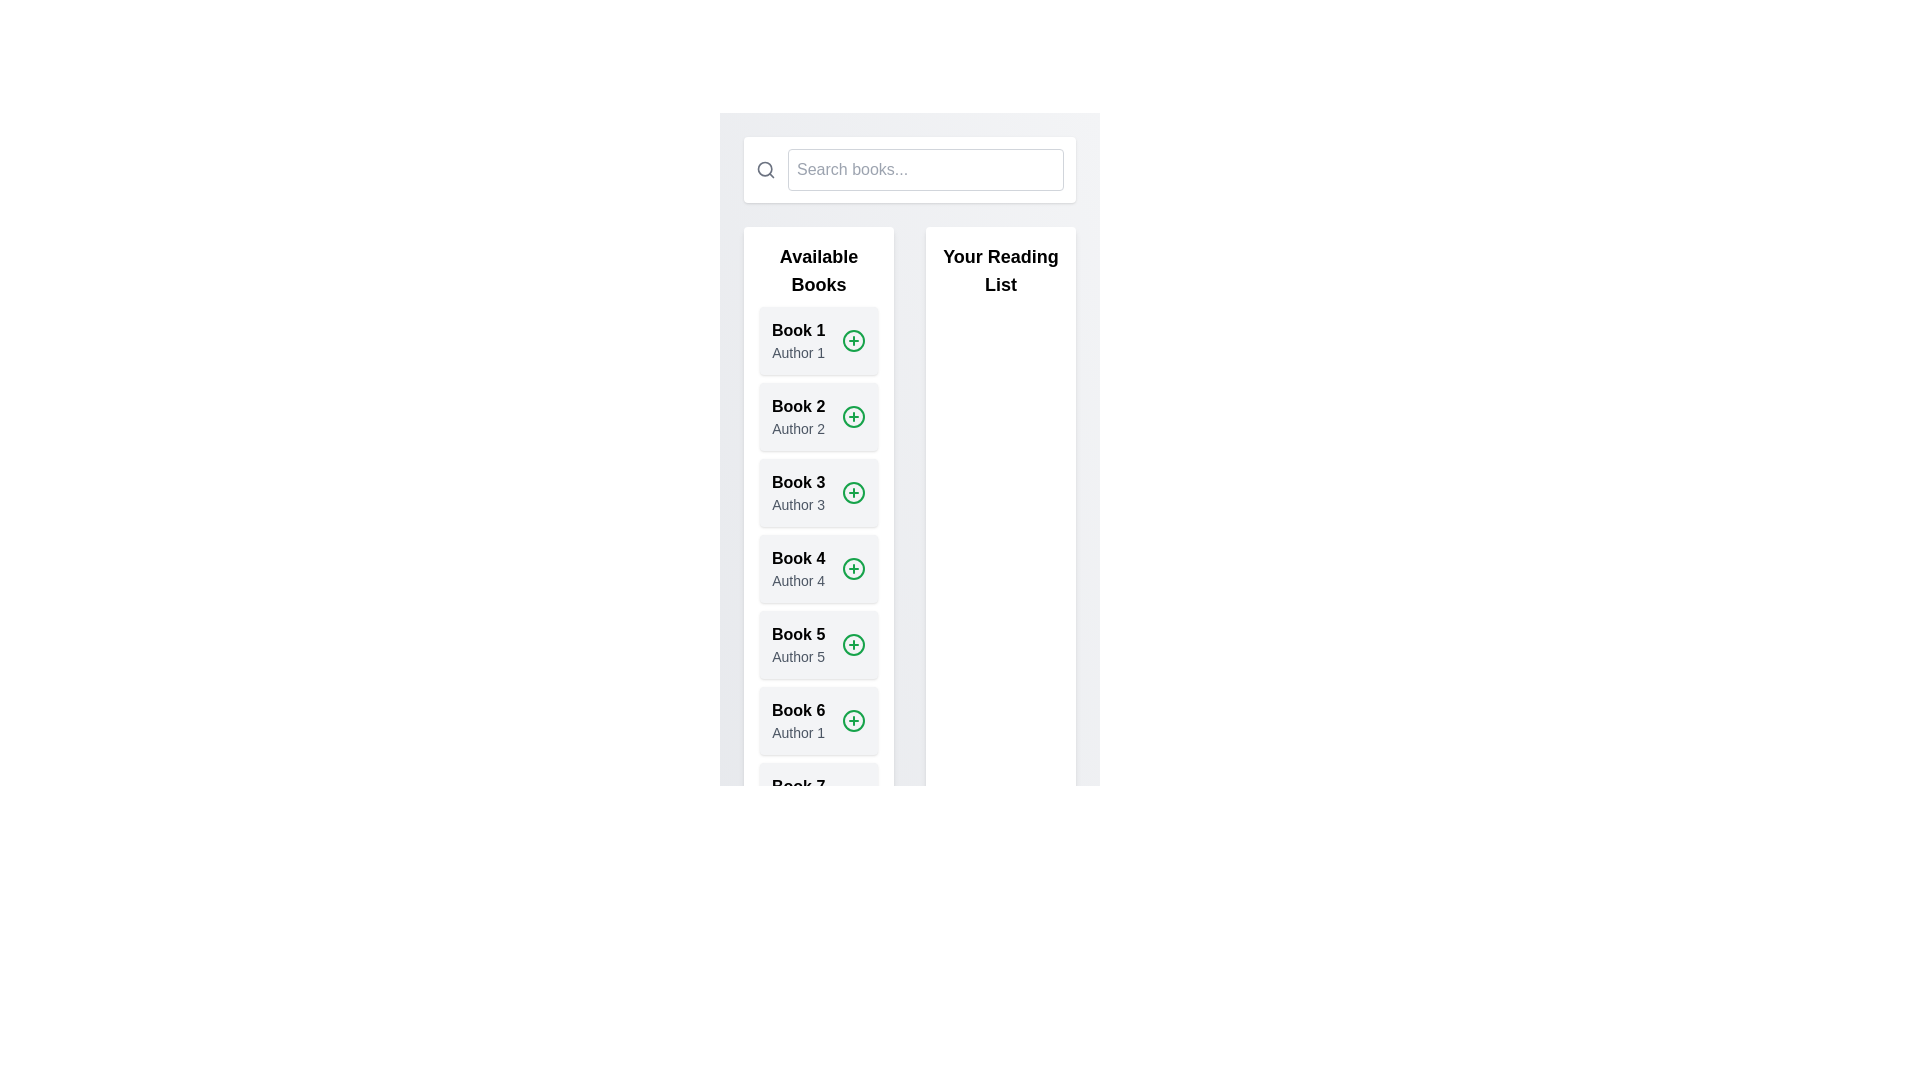 The height and width of the screenshot is (1080, 1920). Describe the element at coordinates (797, 504) in the screenshot. I see `the text label 'Author 3' which is styled in gray and located beneath the bold 'Book 3' label, part of the description area for 'Book 3'` at that location.